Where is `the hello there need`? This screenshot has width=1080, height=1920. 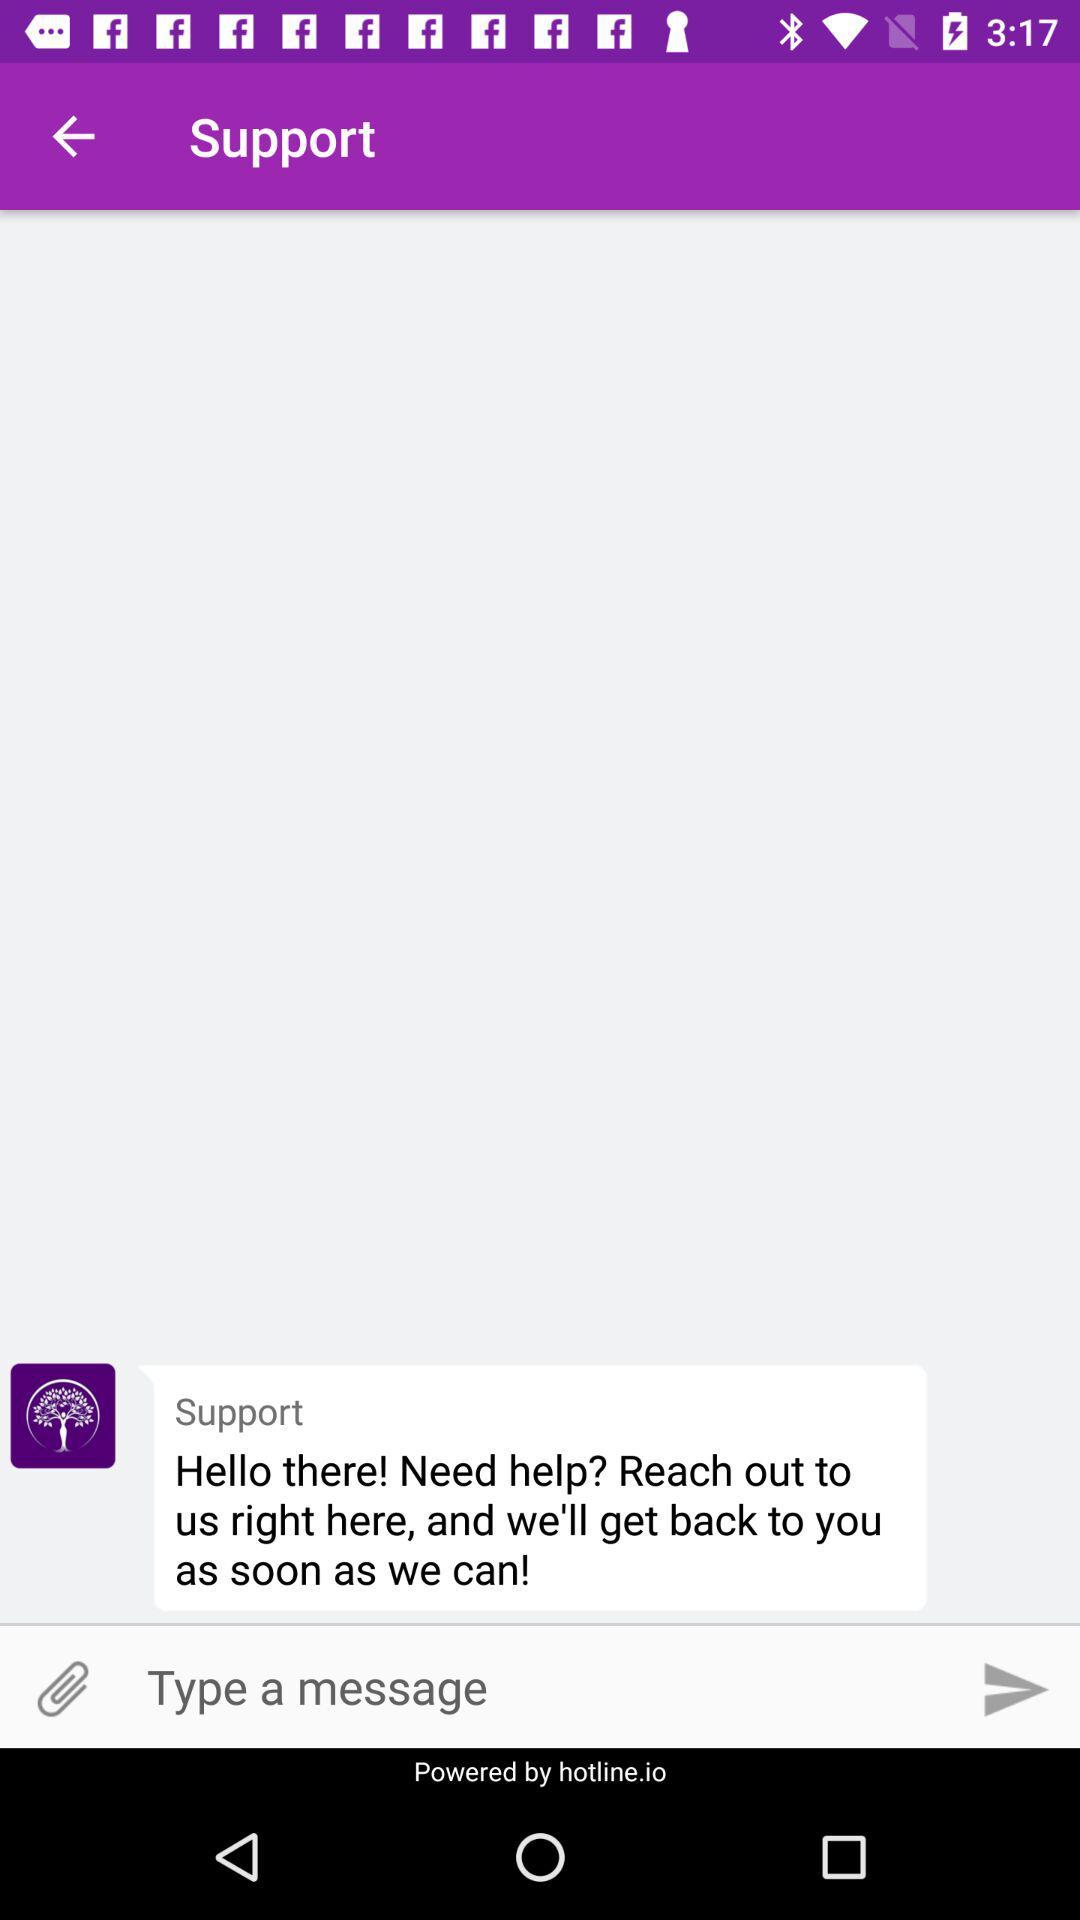
the hello there need is located at coordinates (540, 1518).